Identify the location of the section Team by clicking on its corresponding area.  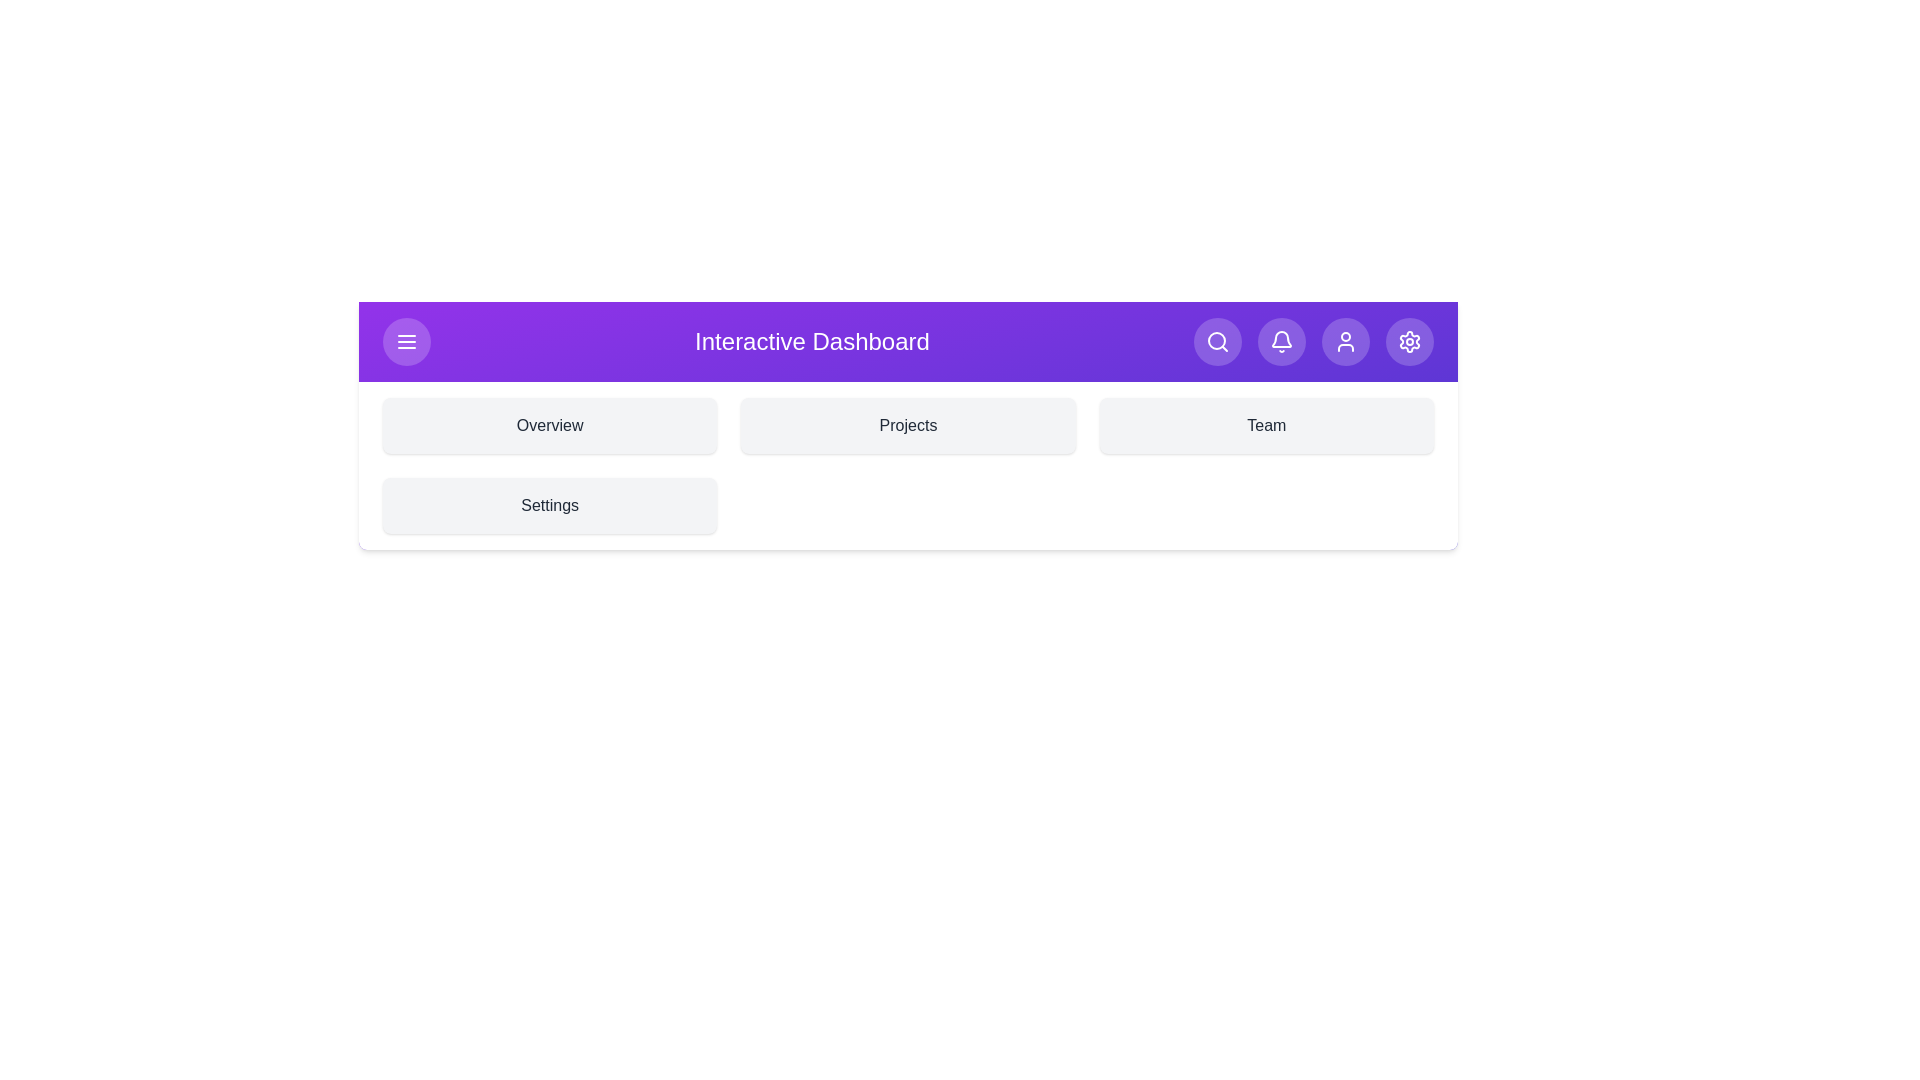
(1265, 424).